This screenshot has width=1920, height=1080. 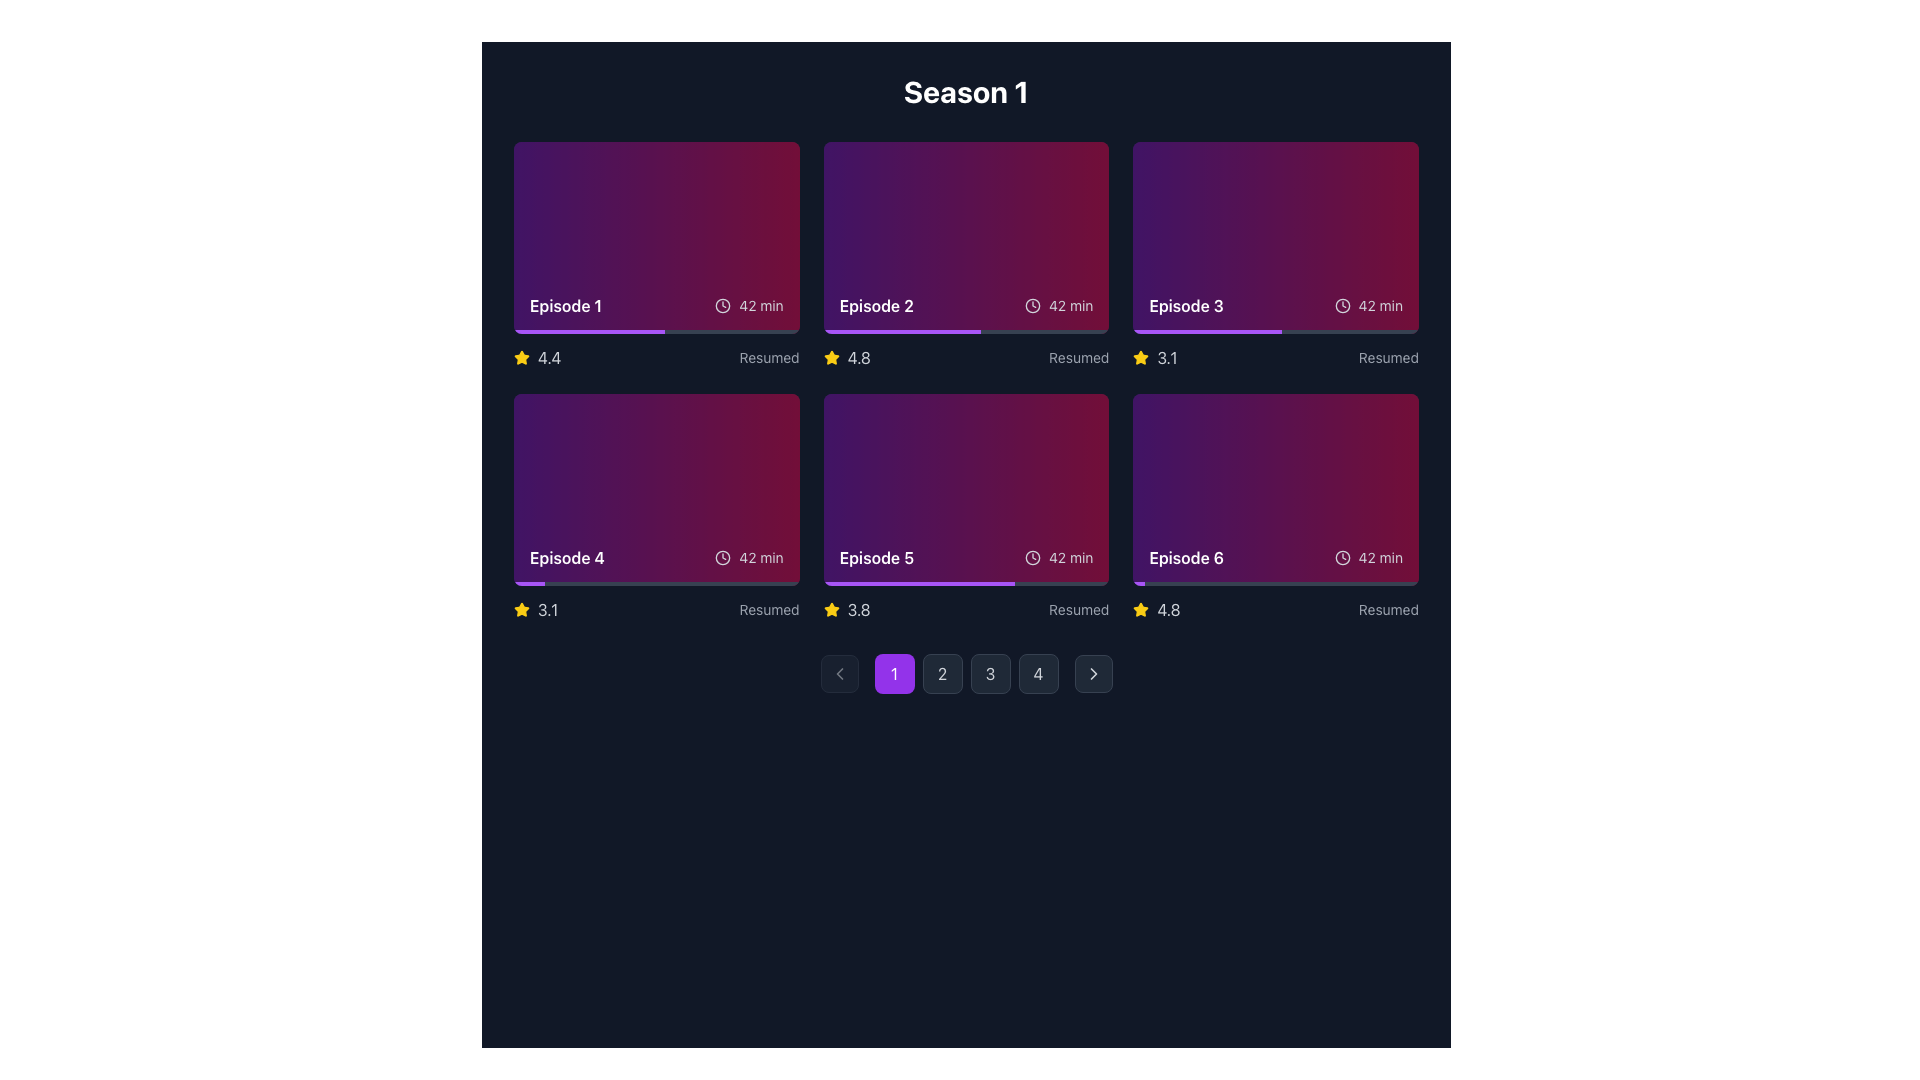 What do you see at coordinates (847, 357) in the screenshot?
I see `the Composite element containing the icon and text label that indicates the rating for the second episode in the grid, located at the bottom-left of the episode card` at bounding box center [847, 357].